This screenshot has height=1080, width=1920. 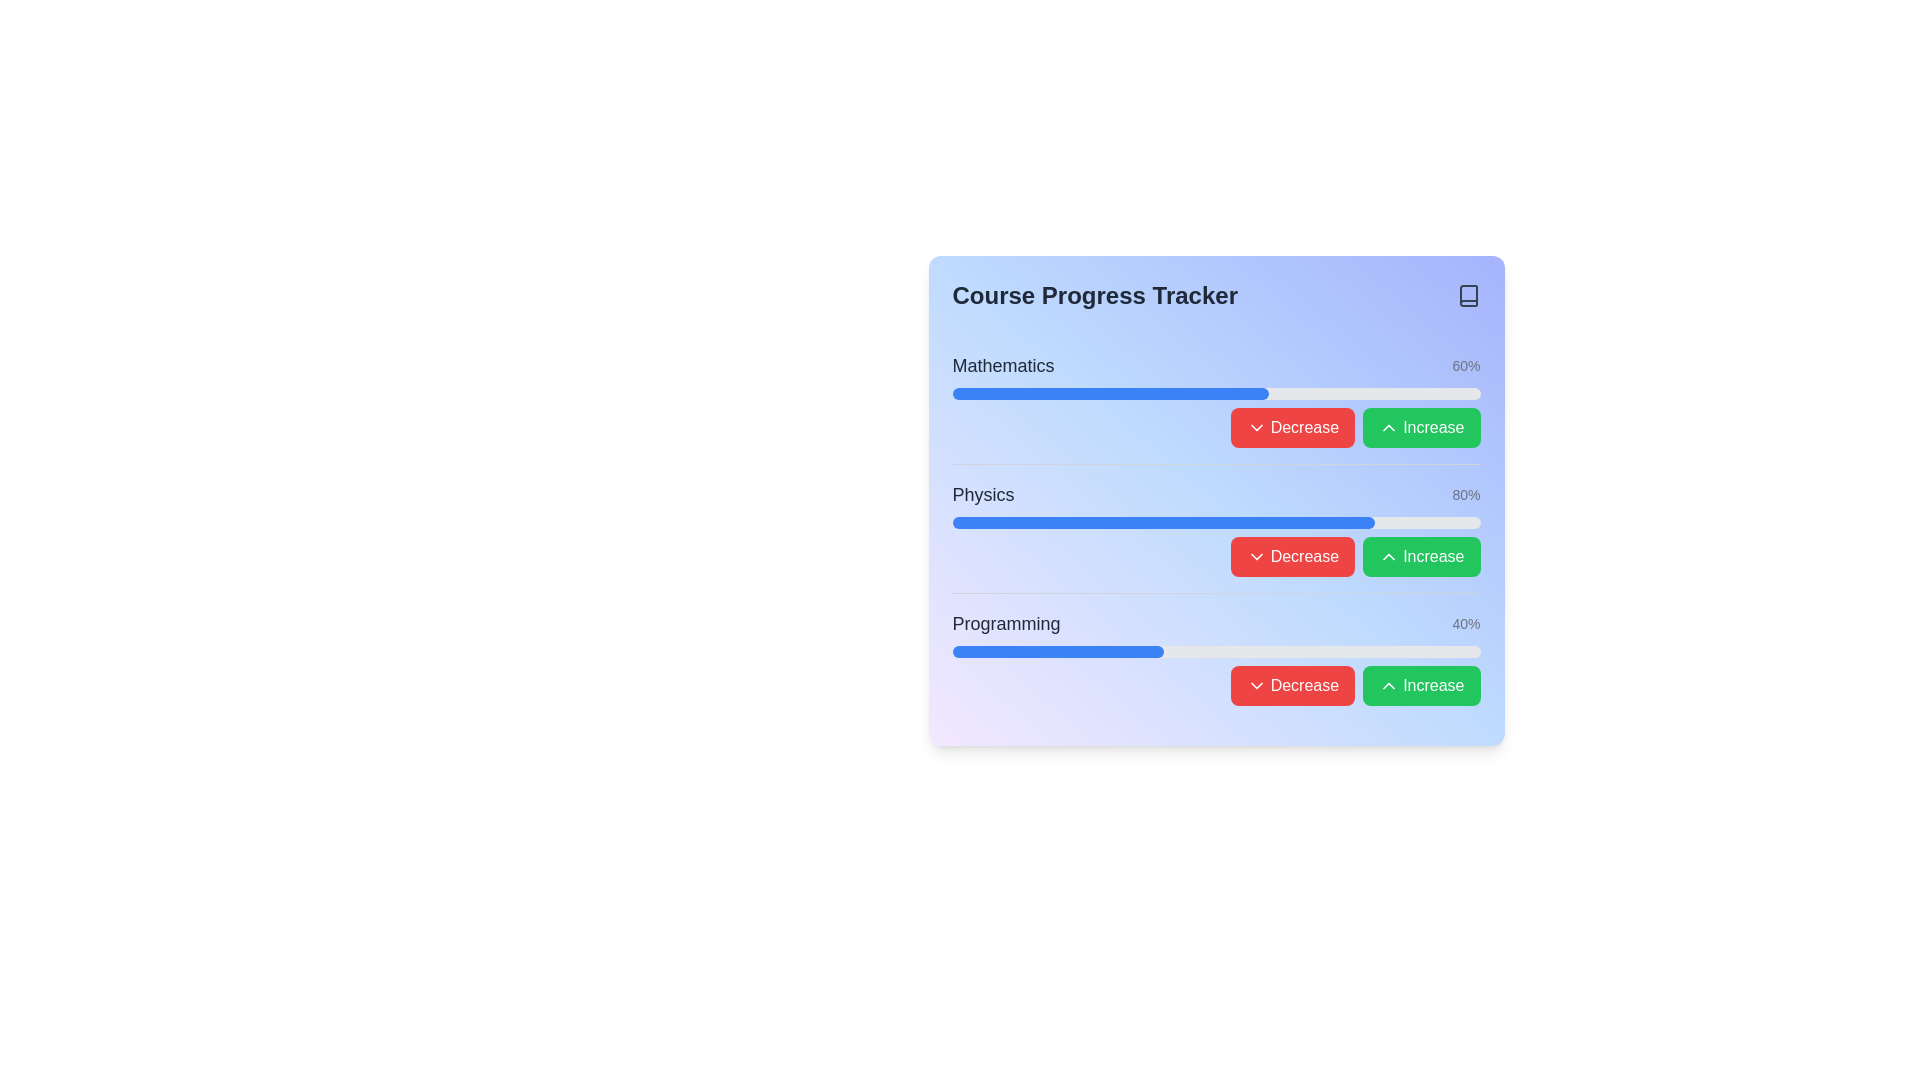 I want to click on displayed percentage value from the static text label indicating the completion of the 'Physics' progress bar, positioned between the 'Mathematics' and 'Programming' progress groups, so click(x=1466, y=494).